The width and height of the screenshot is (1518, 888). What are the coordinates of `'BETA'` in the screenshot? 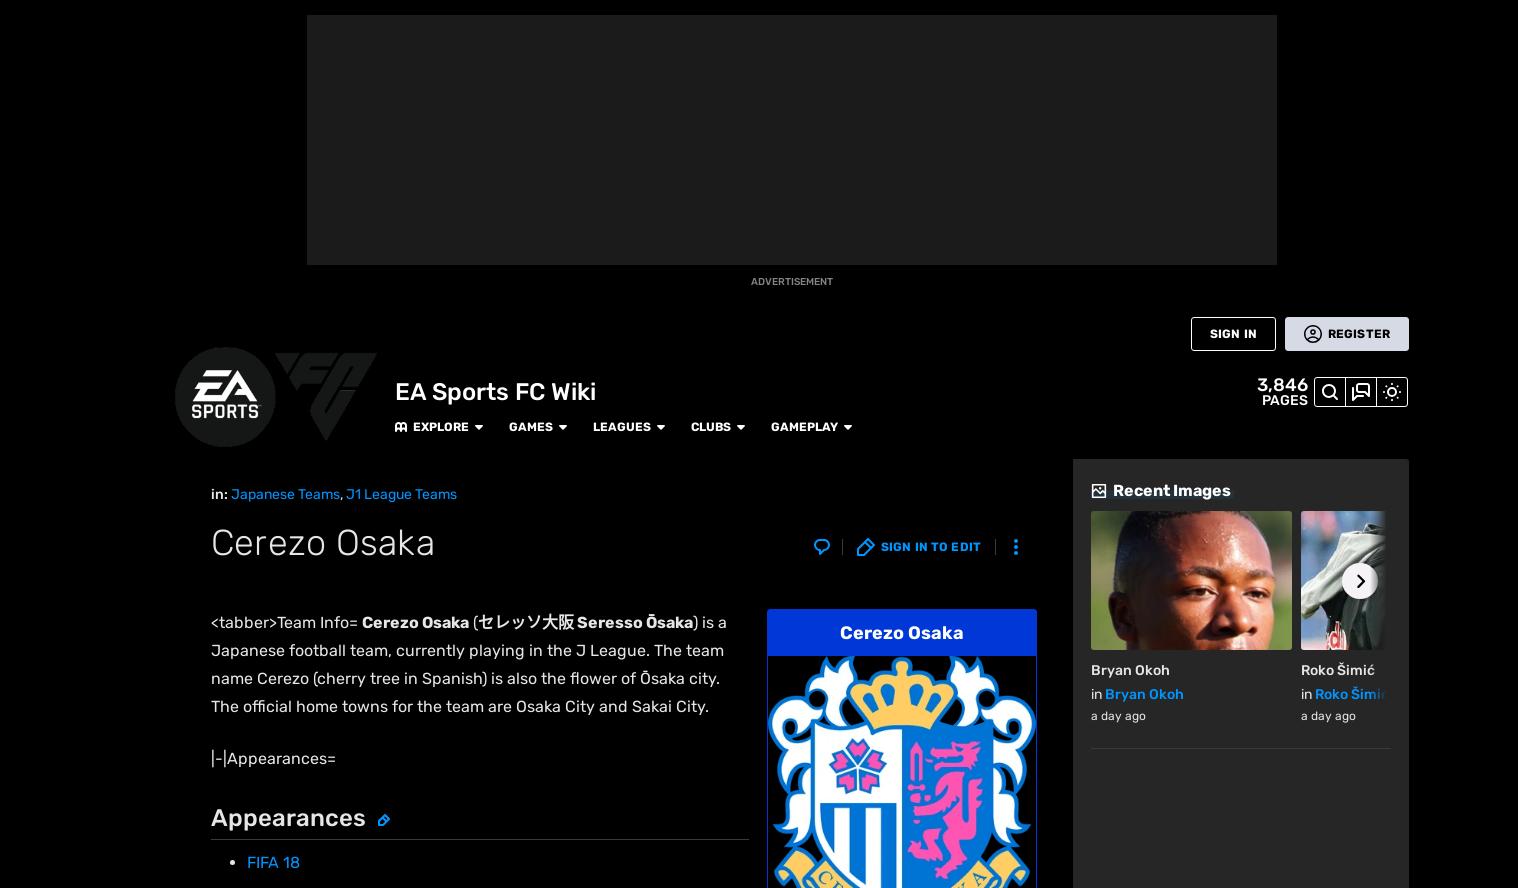 It's located at (31, 213).